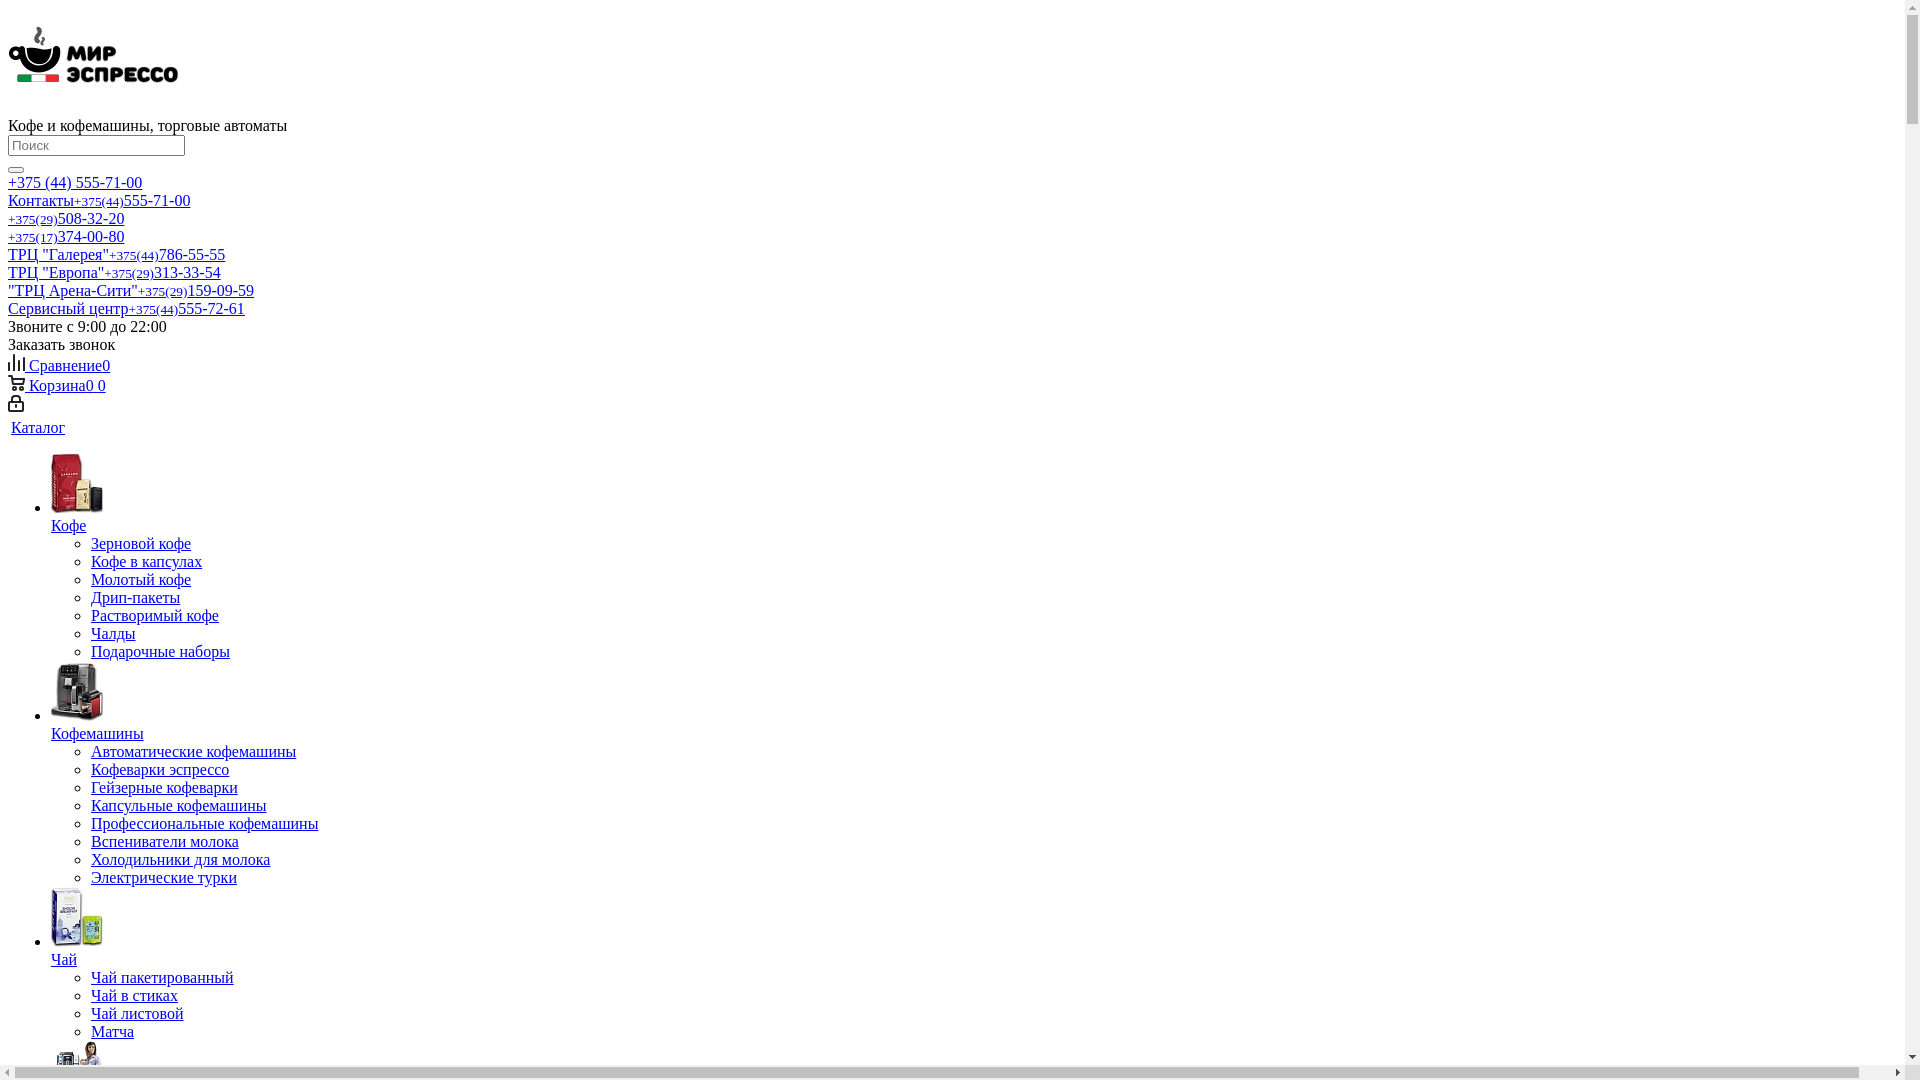 Image resolution: width=1920 pixels, height=1080 pixels. I want to click on '+375(29)508-32-20', so click(66, 218).